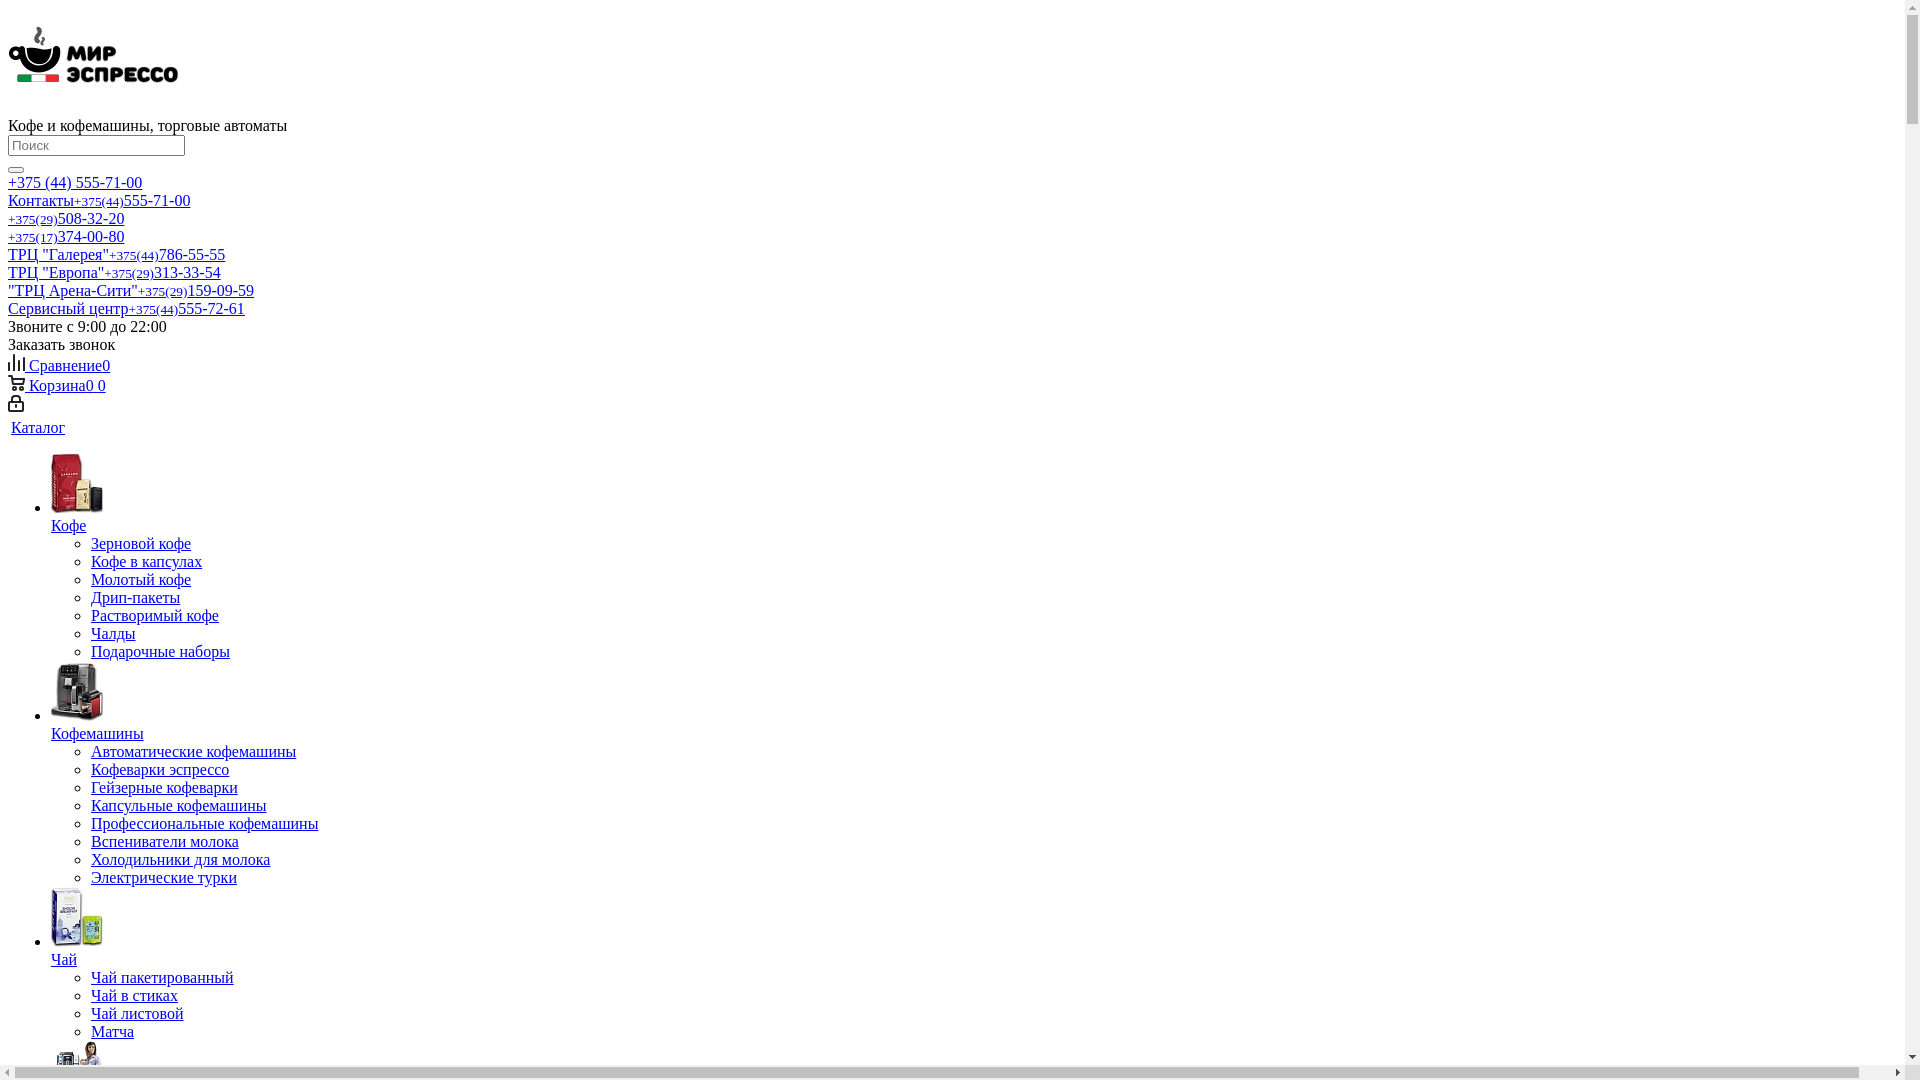 Image resolution: width=1920 pixels, height=1080 pixels. I want to click on '+375(29)508-32-20', so click(66, 218).